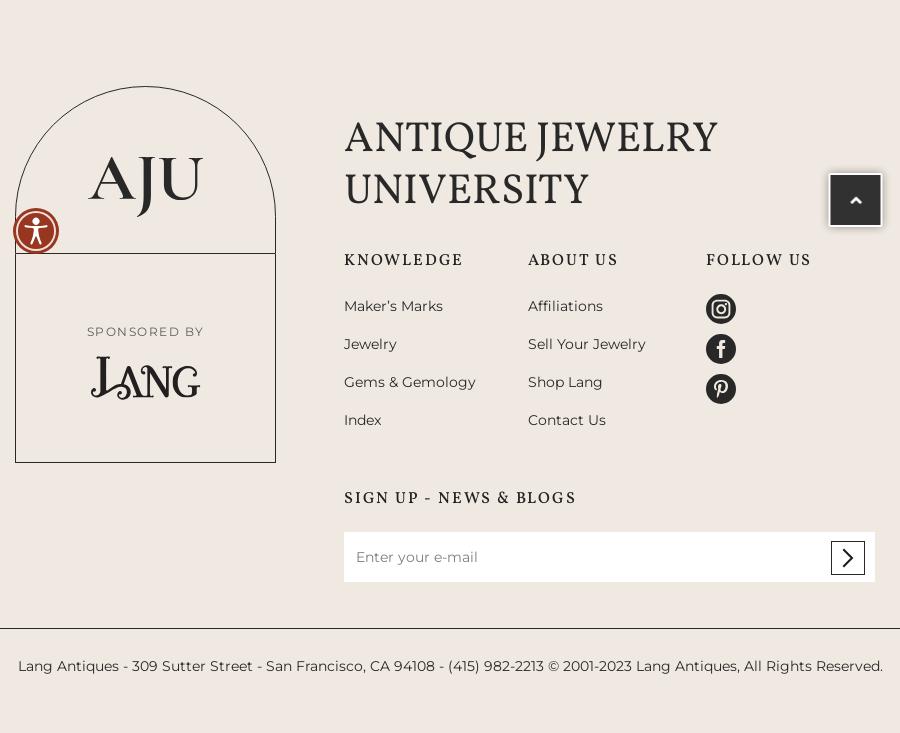 The image size is (900, 733). I want to click on 'ANTIQUE JEWELRY UNIVERSITY', so click(342, 164).